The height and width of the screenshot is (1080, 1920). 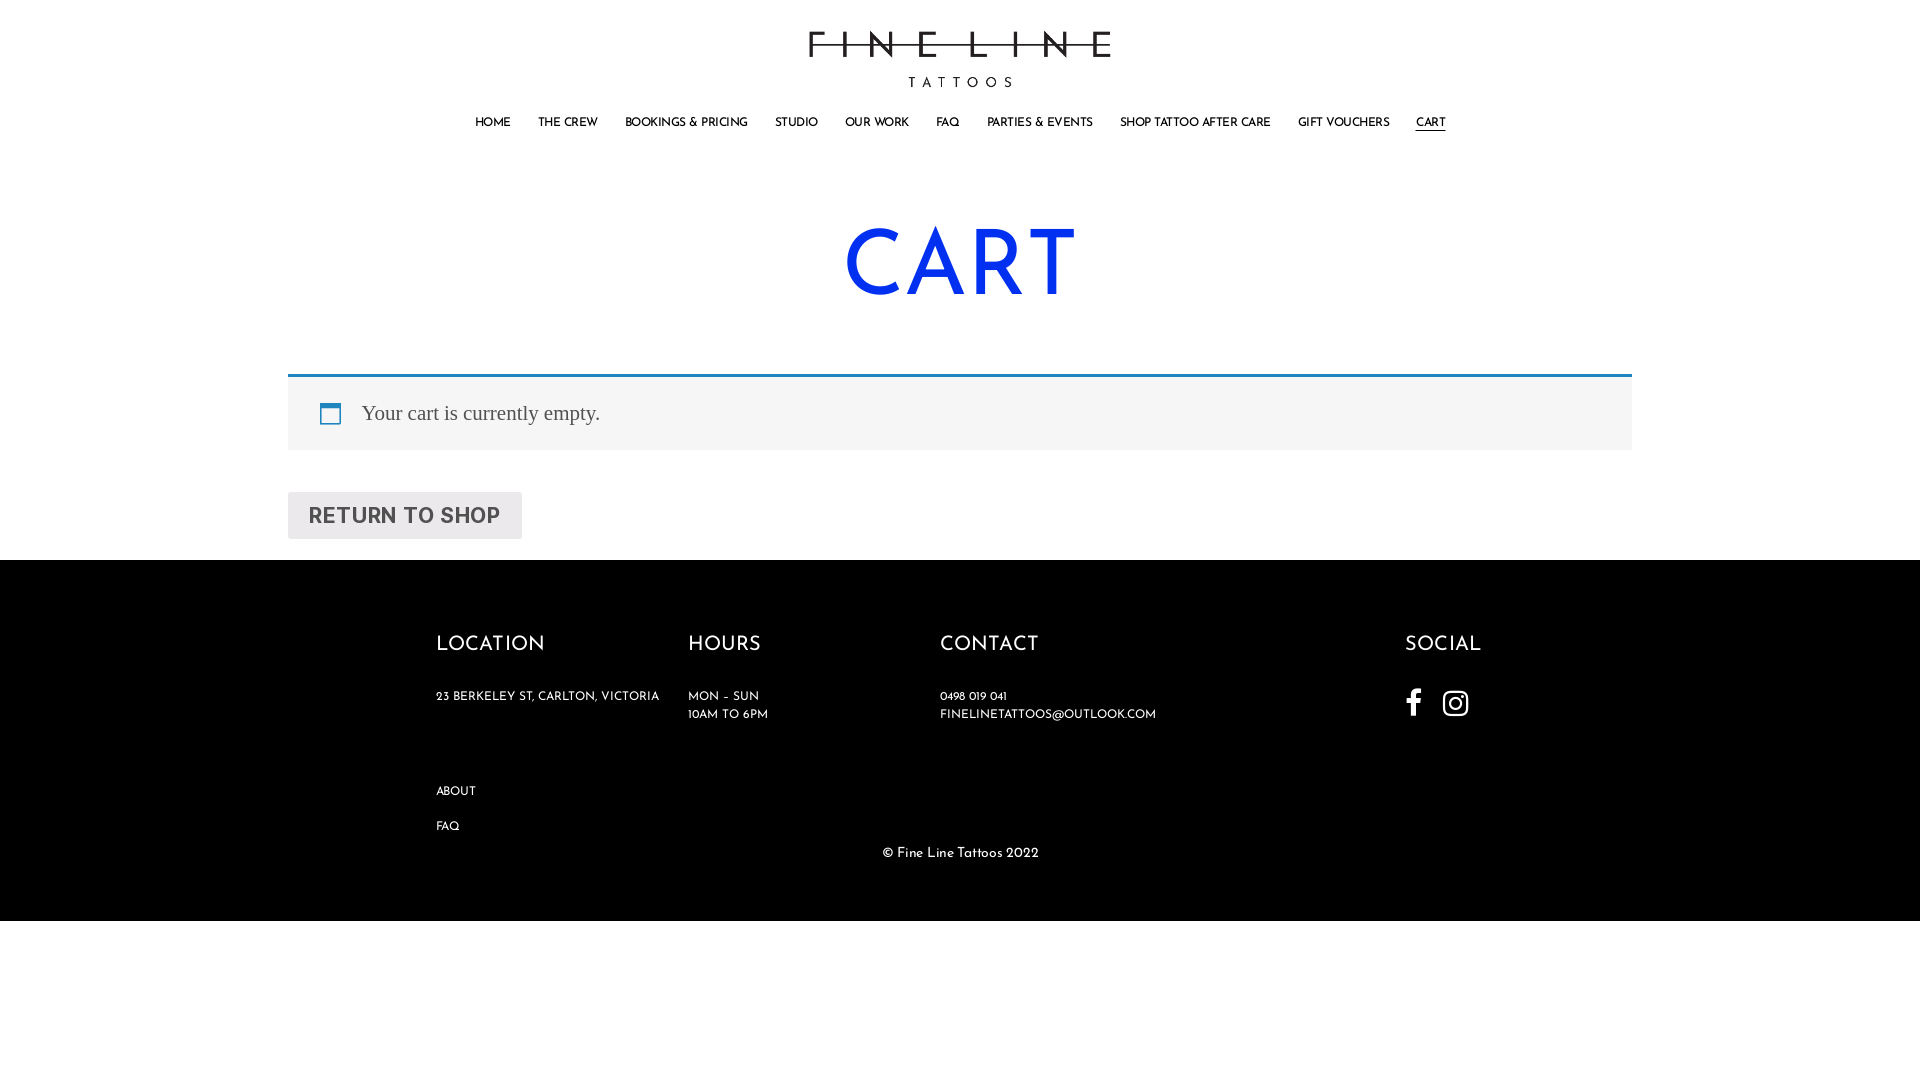 What do you see at coordinates (795, 123) in the screenshot?
I see `'STUDIO'` at bounding box center [795, 123].